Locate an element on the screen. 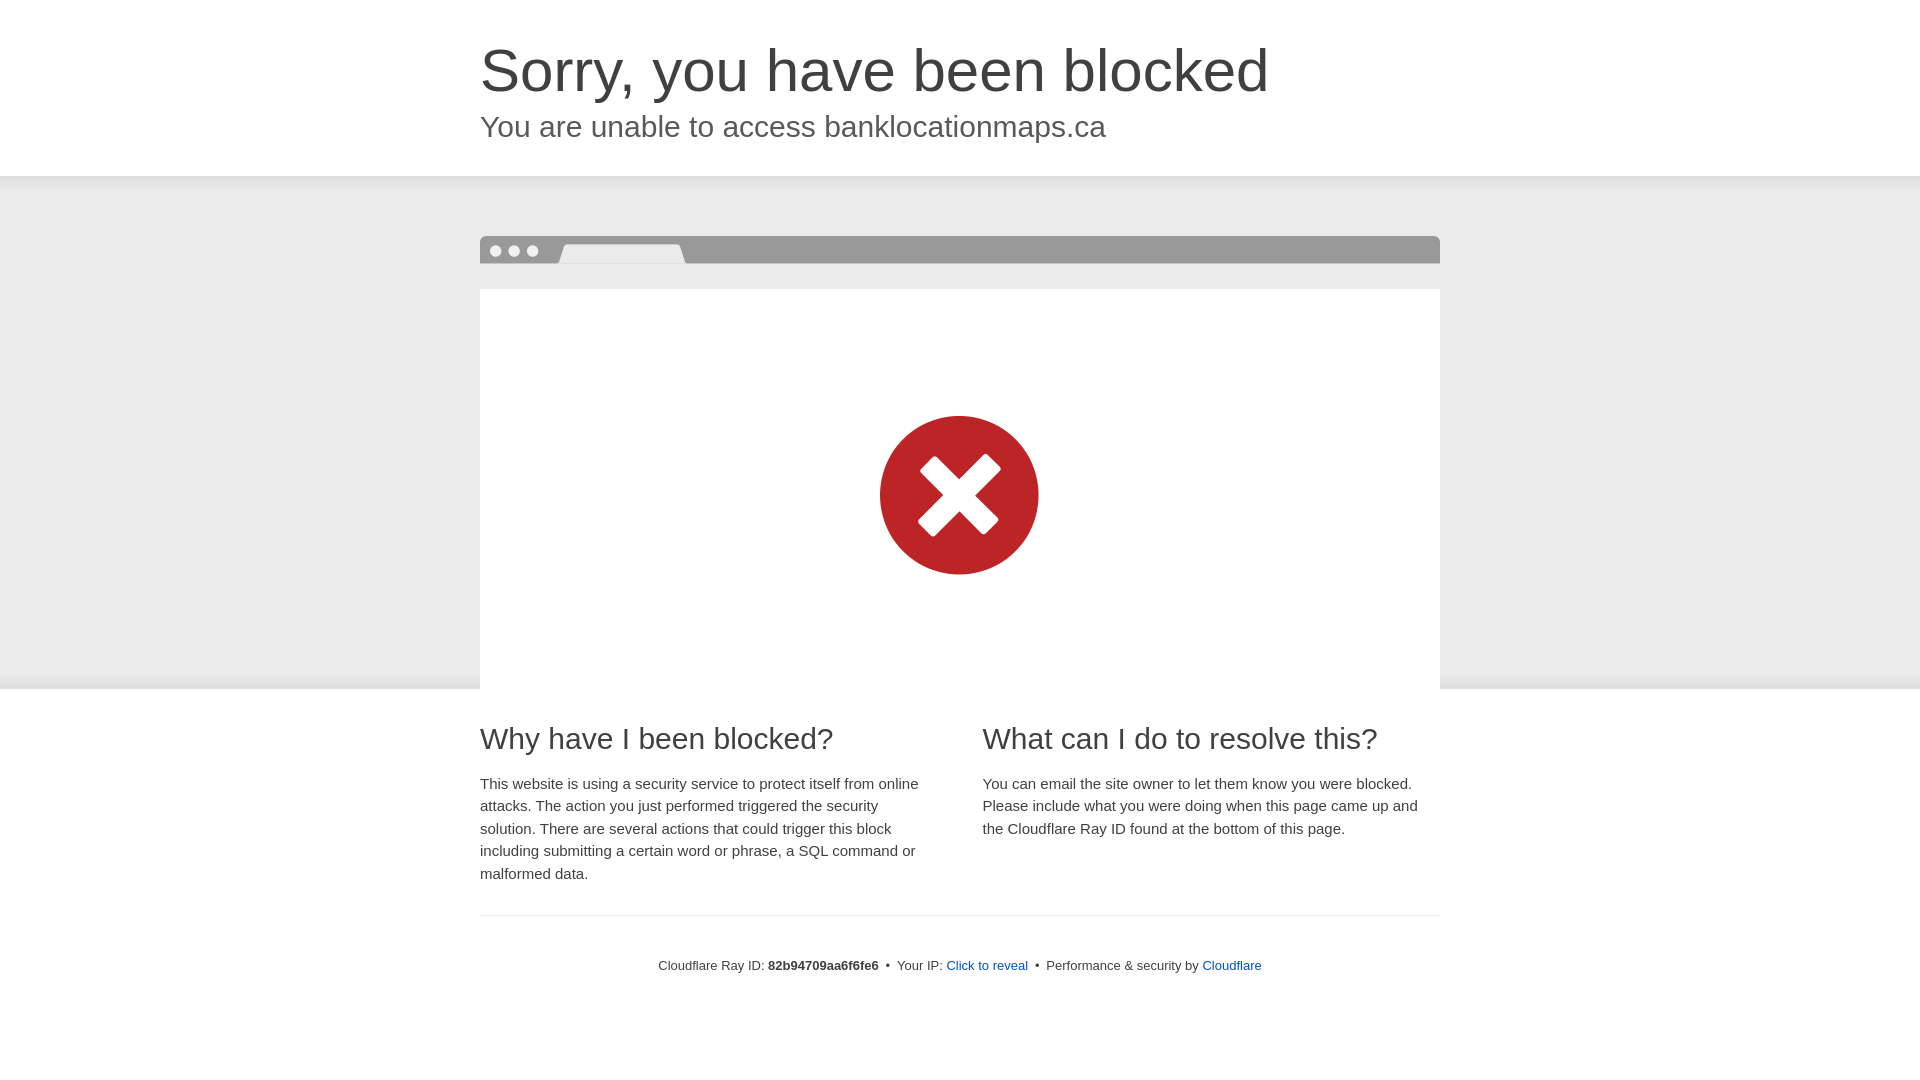 The image size is (1920, 1080). 'Click to reveal' is located at coordinates (944, 964).